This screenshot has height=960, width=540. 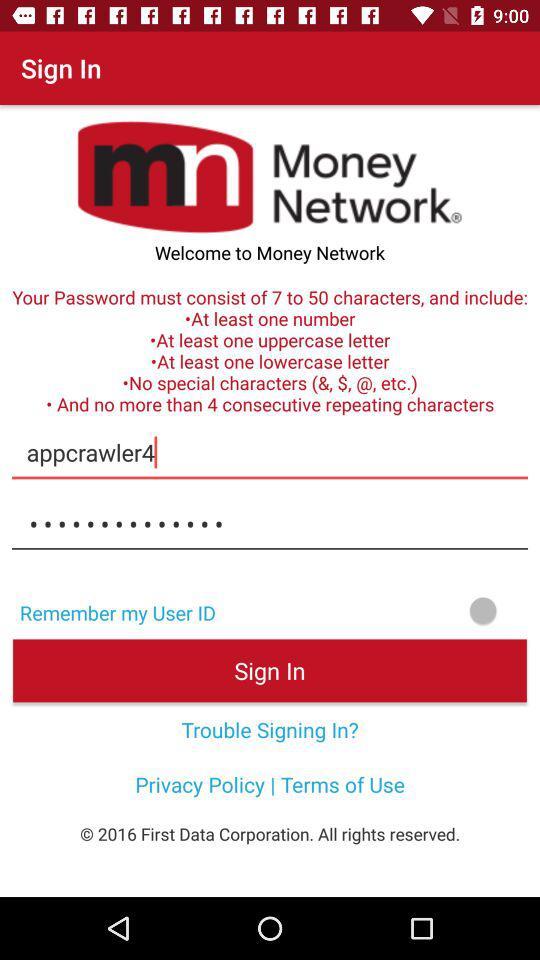 I want to click on icon to the right of remember my user, so click(x=384, y=609).